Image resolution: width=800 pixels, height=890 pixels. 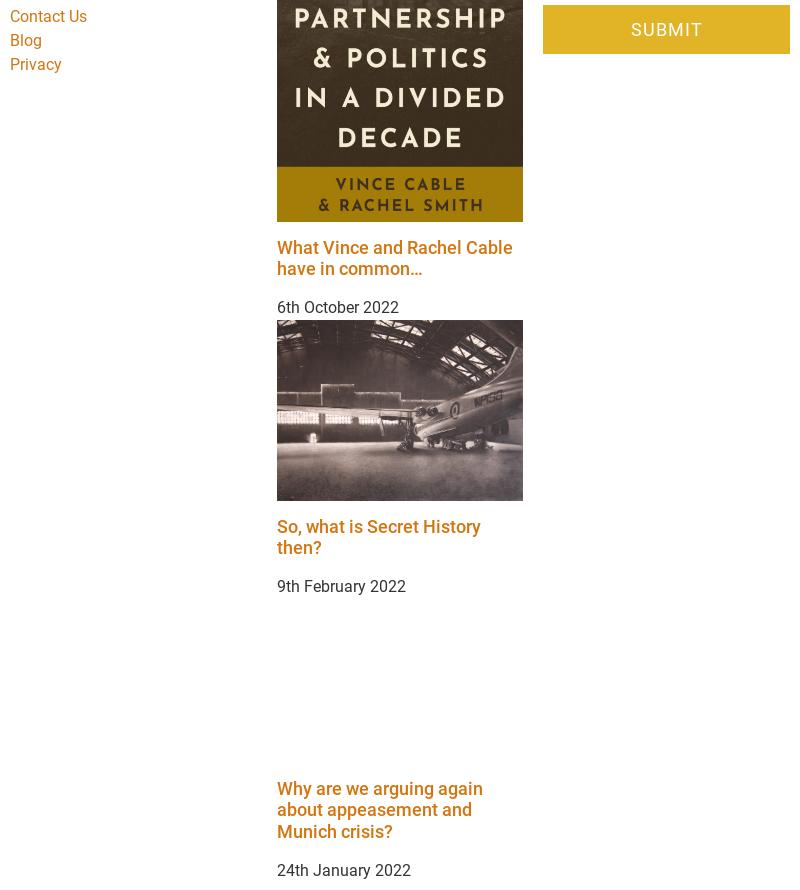 What do you see at coordinates (378, 809) in the screenshot?
I see `'Why are we arguing again about appeasement and Munich crisis?'` at bounding box center [378, 809].